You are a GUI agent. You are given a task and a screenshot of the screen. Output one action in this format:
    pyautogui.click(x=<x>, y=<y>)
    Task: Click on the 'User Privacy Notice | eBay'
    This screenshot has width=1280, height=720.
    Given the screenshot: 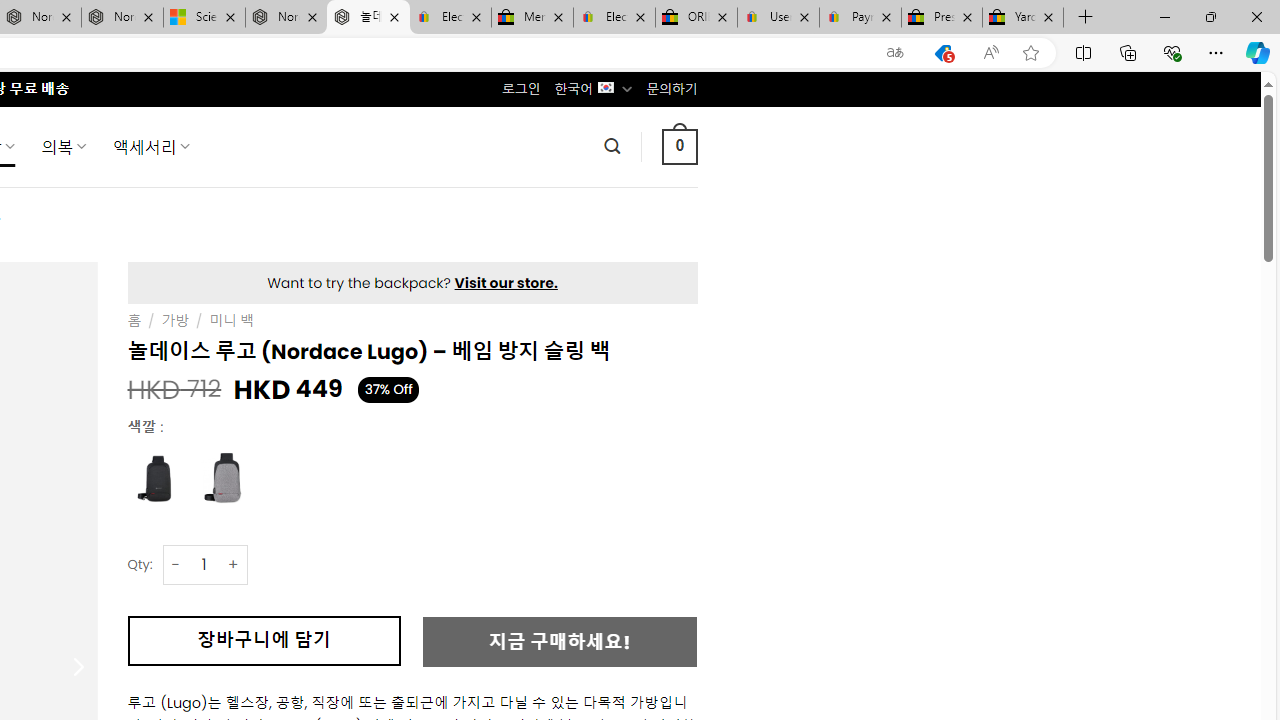 What is the action you would take?
    pyautogui.click(x=777, y=17)
    